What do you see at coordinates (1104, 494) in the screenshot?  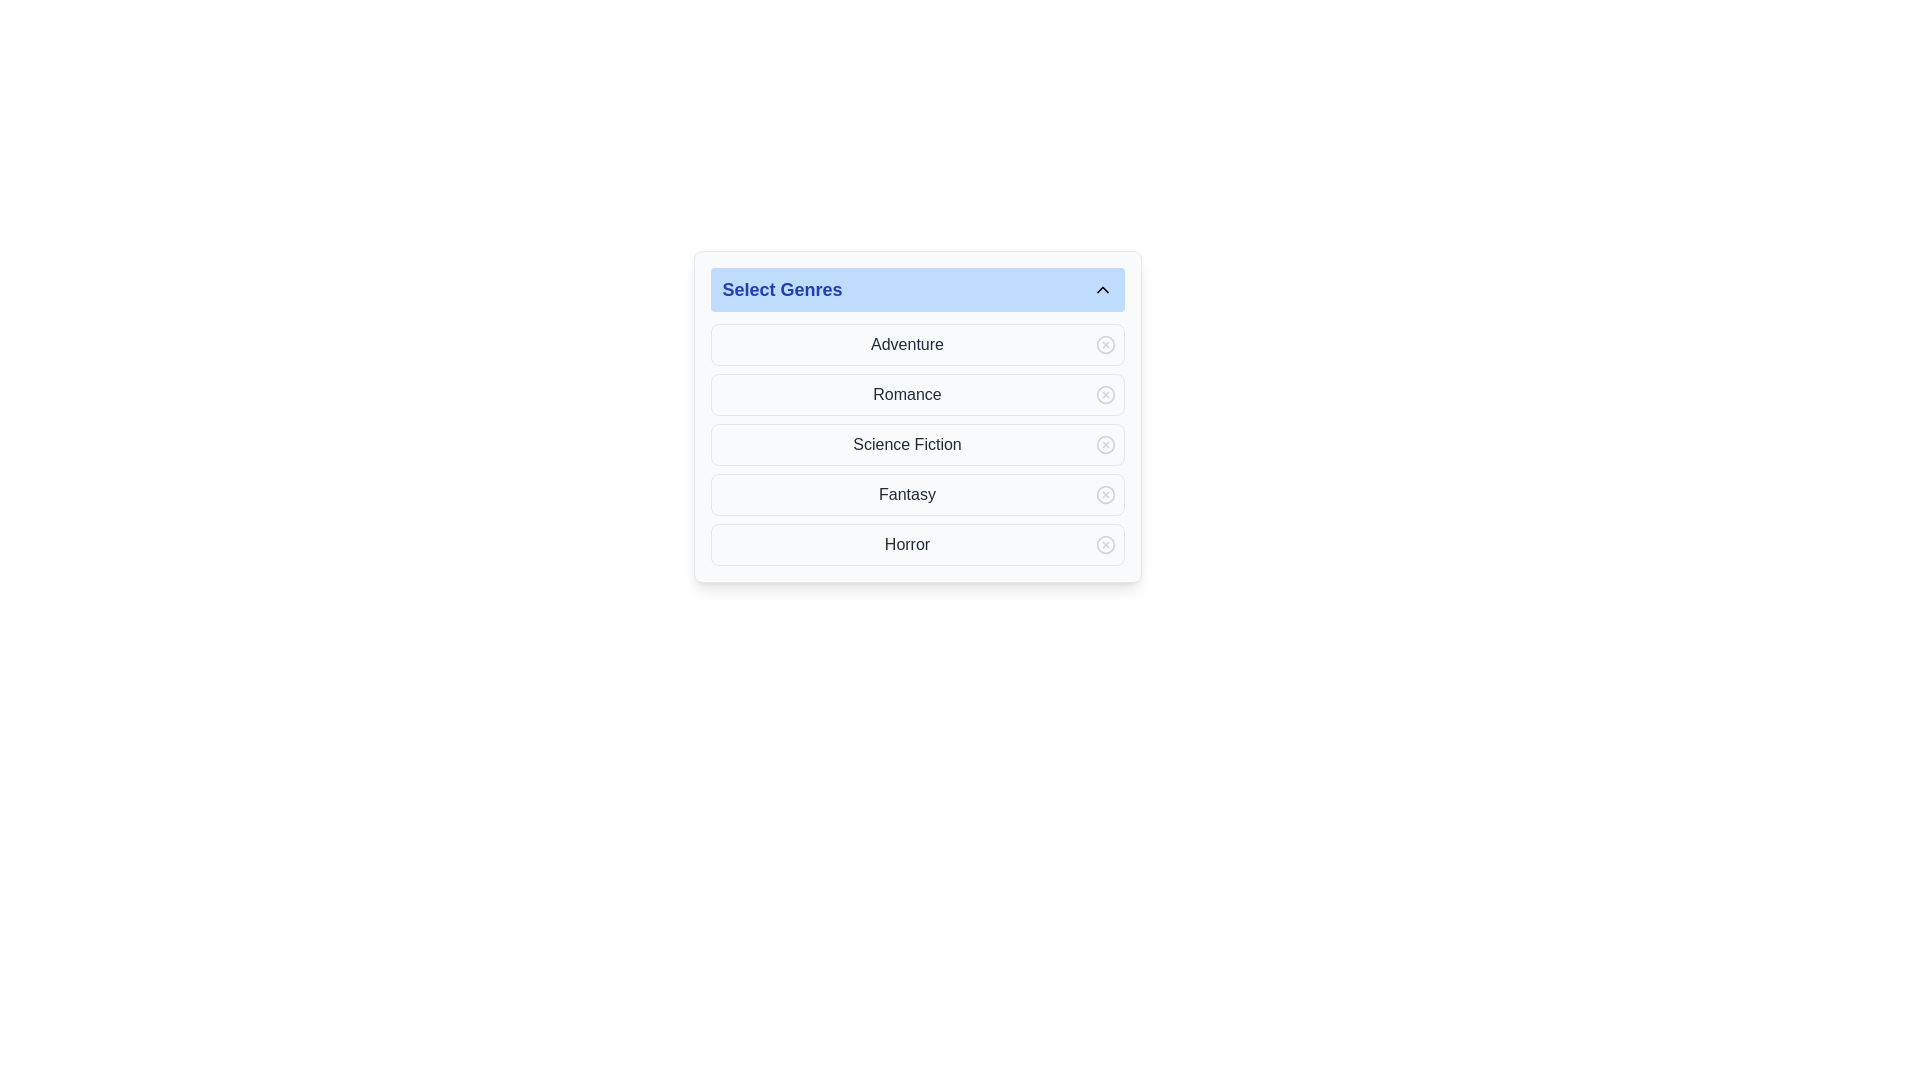 I see `the dismiss button located on the right side of the 'Fantasy' category` at bounding box center [1104, 494].